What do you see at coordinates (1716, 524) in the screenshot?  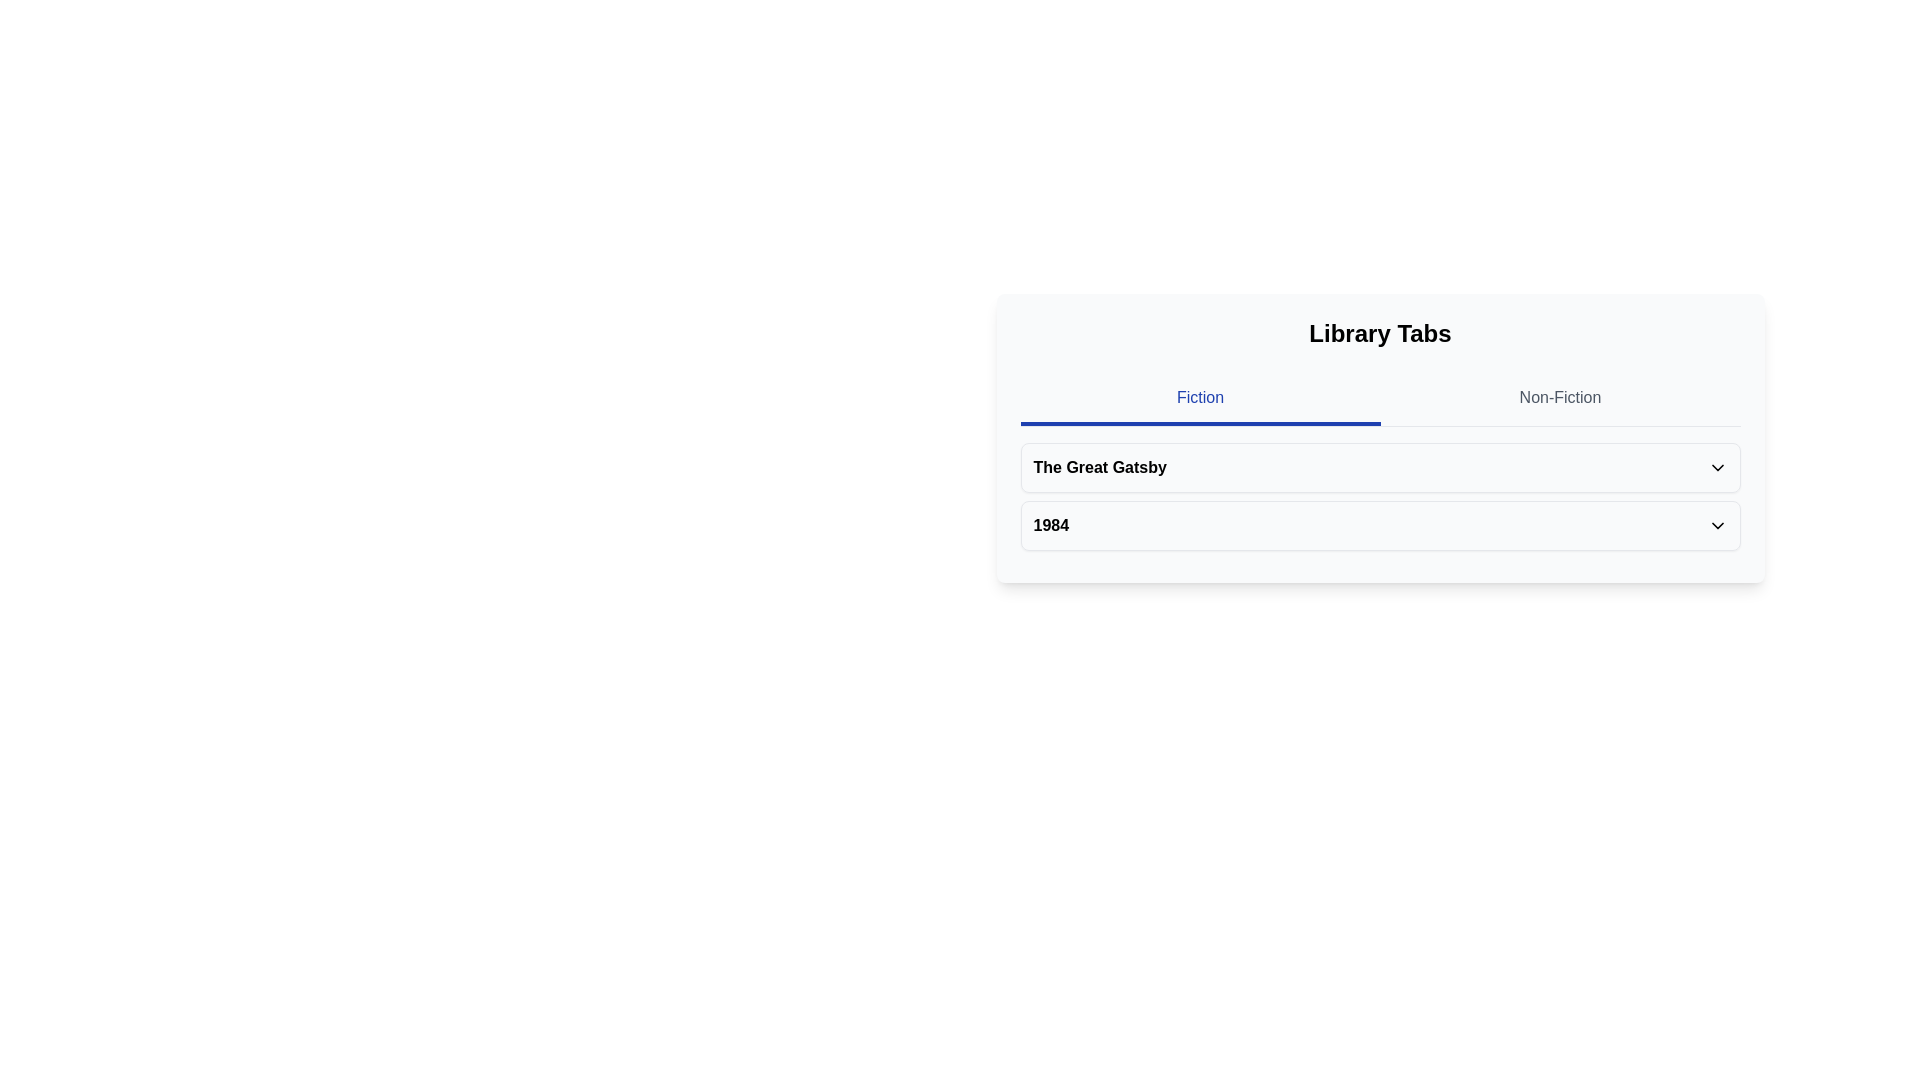 I see `the downward-pointing chevron icon on the far-right side of the row labeled '1984'` at bounding box center [1716, 524].